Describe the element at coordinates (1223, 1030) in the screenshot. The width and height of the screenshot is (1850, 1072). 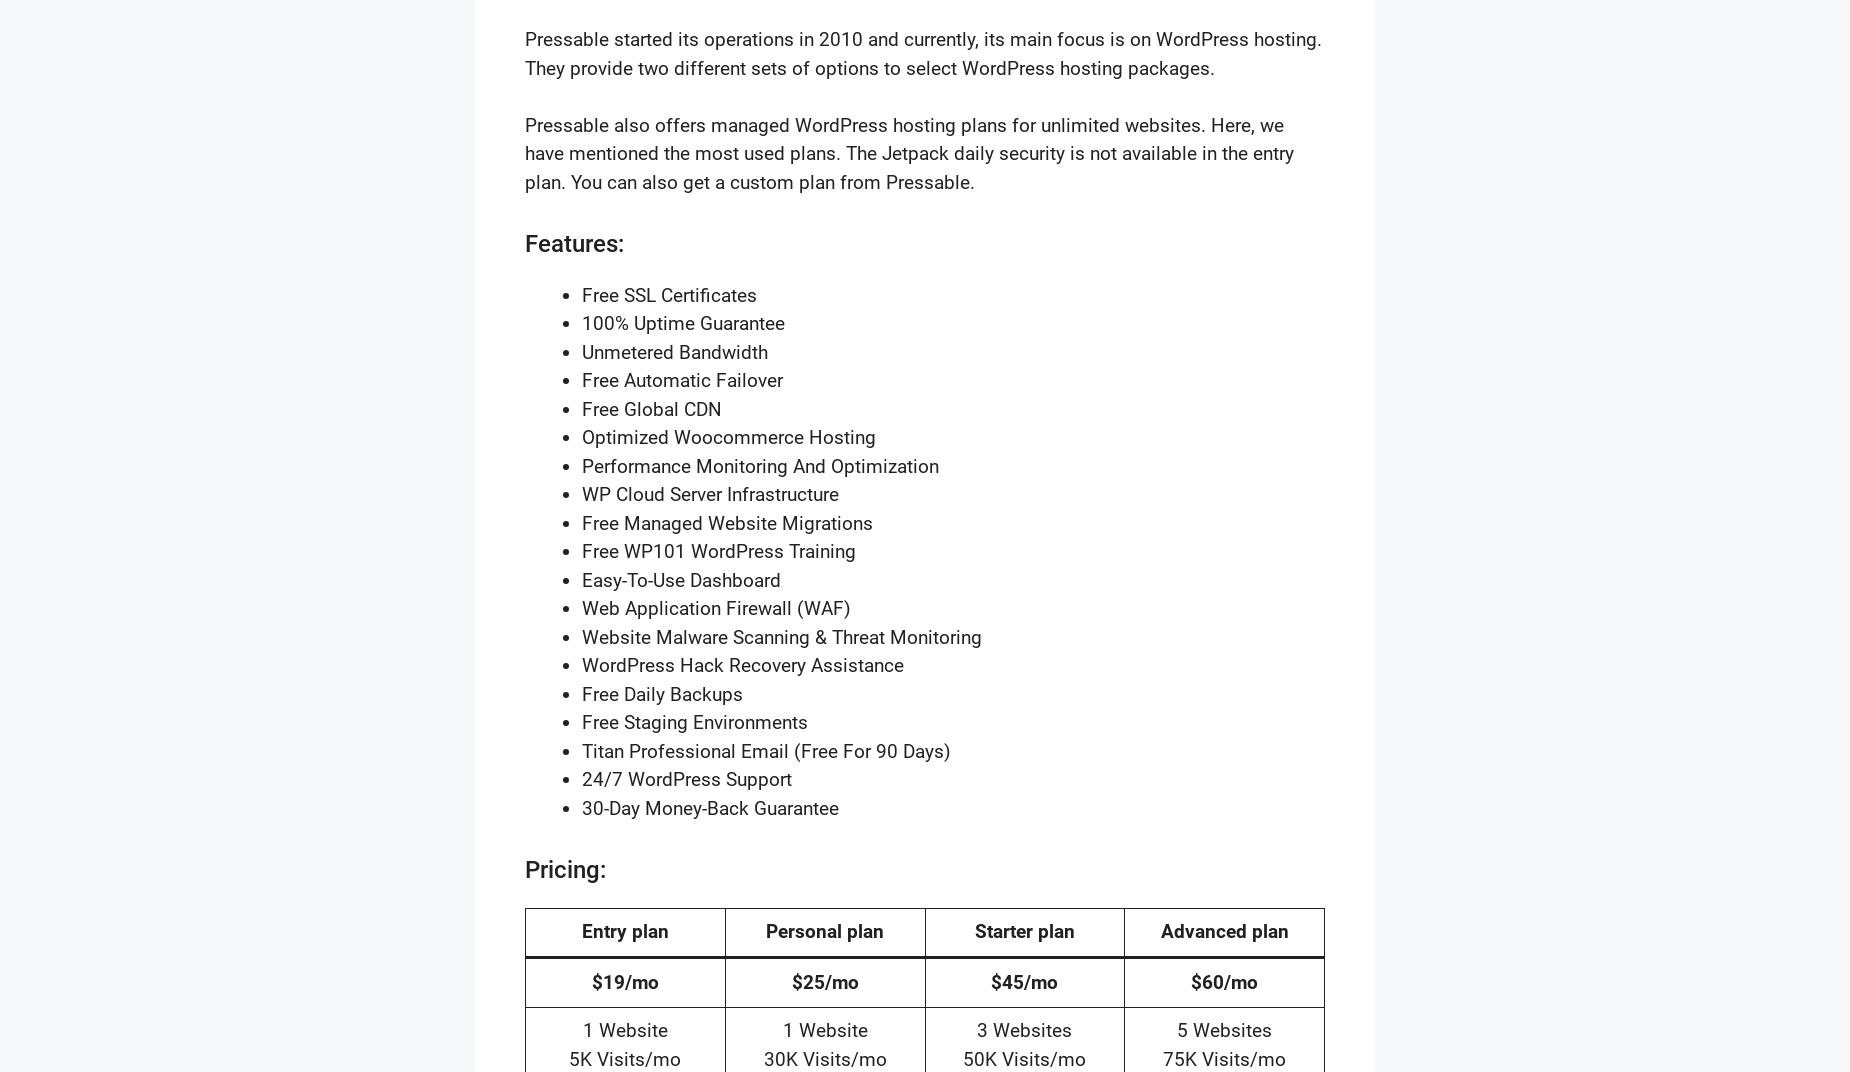
I see `'5 Websites'` at that location.